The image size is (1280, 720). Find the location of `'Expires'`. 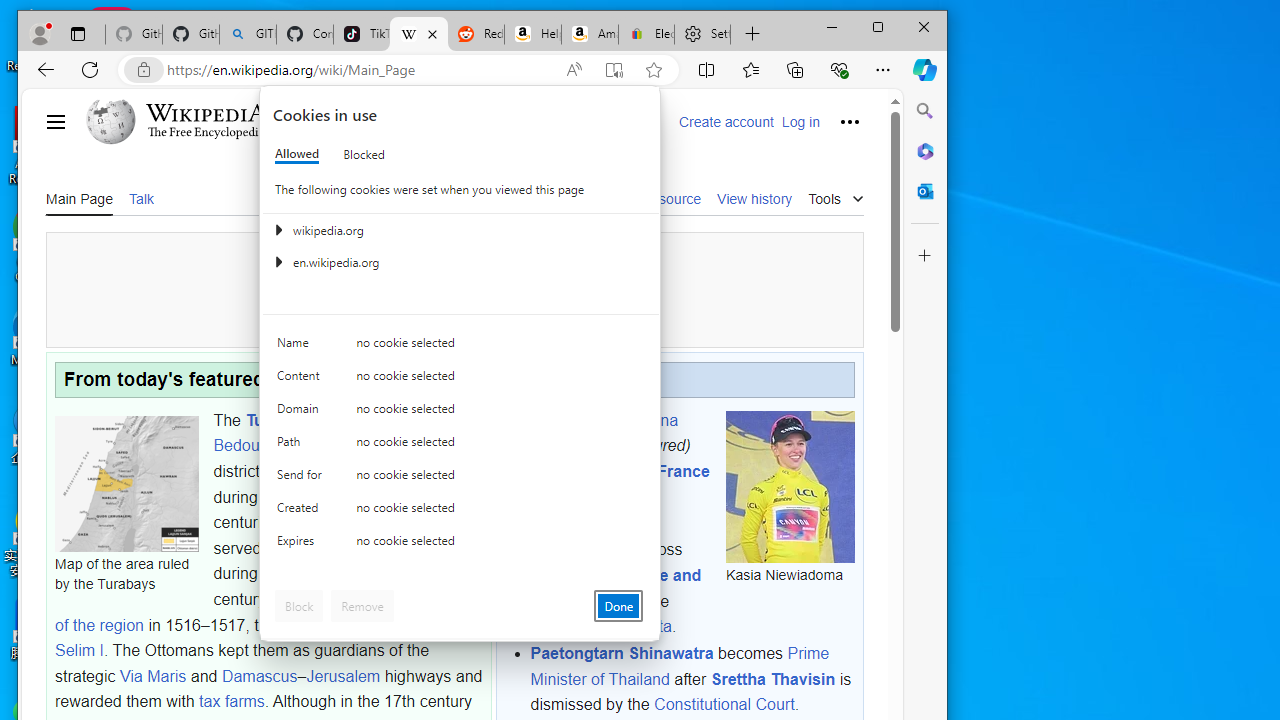

'Expires' is located at coordinates (301, 545).